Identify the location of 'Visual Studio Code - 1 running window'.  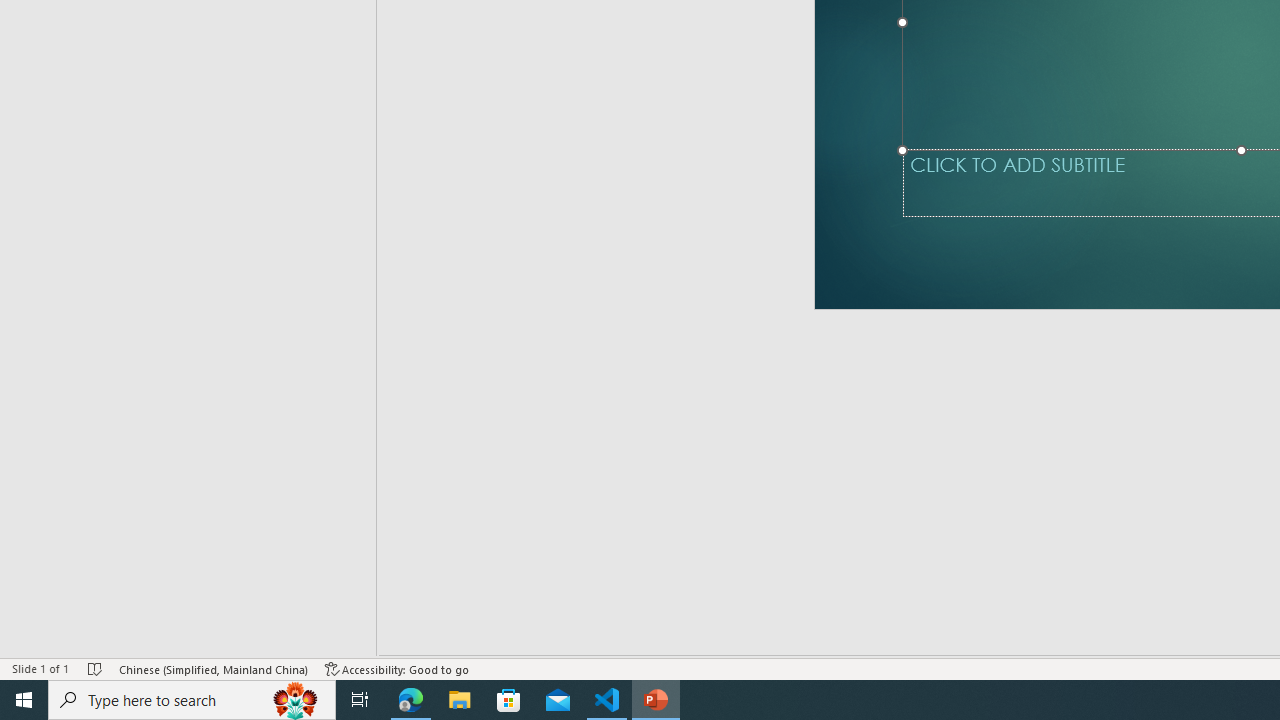
(606, 698).